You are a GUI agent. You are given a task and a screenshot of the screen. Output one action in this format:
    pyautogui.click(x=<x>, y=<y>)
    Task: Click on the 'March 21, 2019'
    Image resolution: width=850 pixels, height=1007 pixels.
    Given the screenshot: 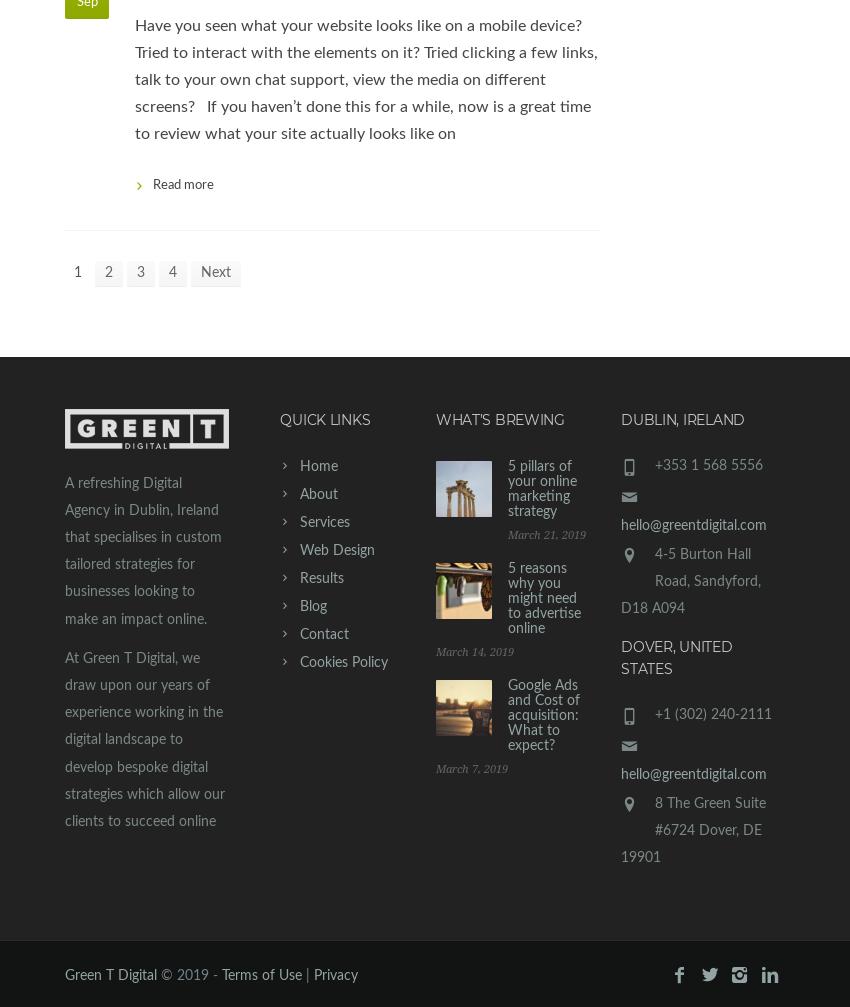 What is the action you would take?
    pyautogui.click(x=545, y=533)
    